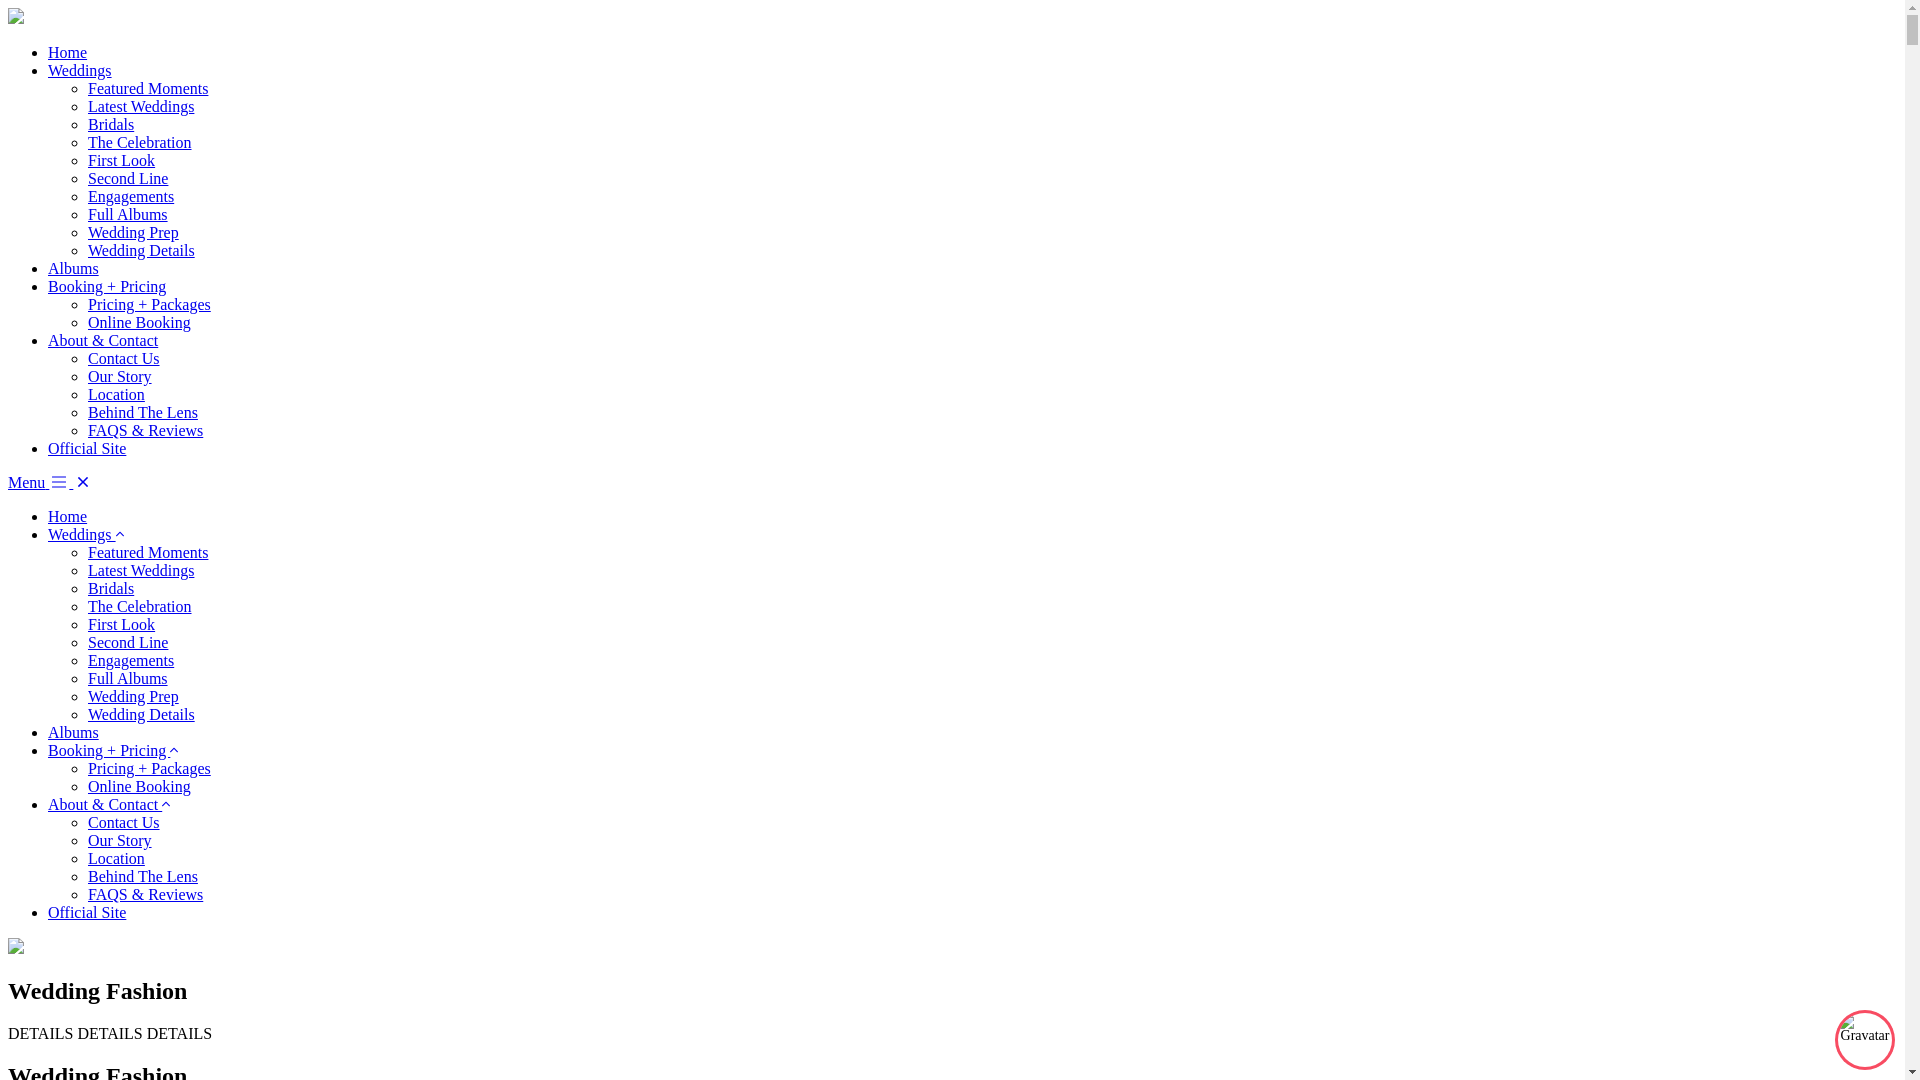 The width and height of the screenshot is (1920, 1080). What do you see at coordinates (85, 447) in the screenshot?
I see `'Official Site'` at bounding box center [85, 447].